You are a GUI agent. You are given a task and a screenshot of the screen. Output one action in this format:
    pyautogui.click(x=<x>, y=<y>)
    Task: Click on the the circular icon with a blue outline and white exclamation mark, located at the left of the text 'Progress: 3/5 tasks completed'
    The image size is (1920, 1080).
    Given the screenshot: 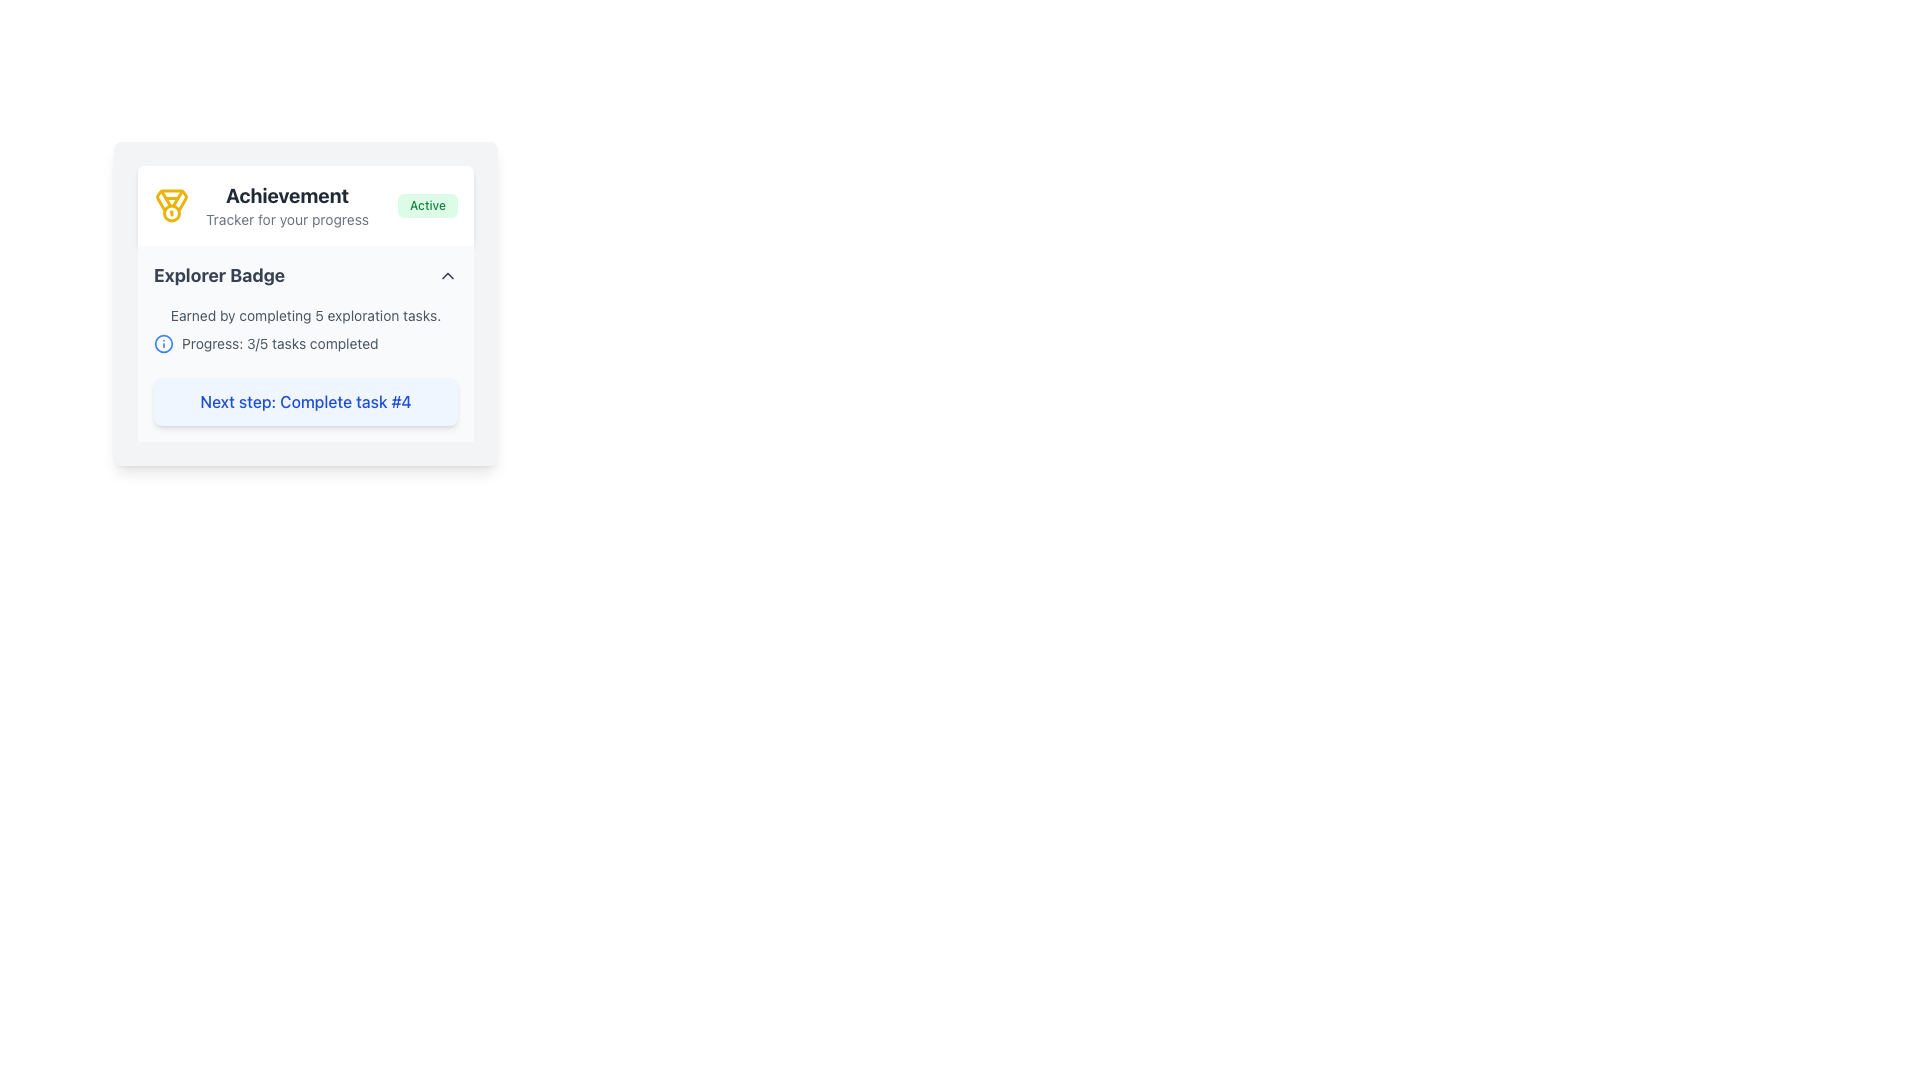 What is the action you would take?
    pyautogui.click(x=163, y=342)
    